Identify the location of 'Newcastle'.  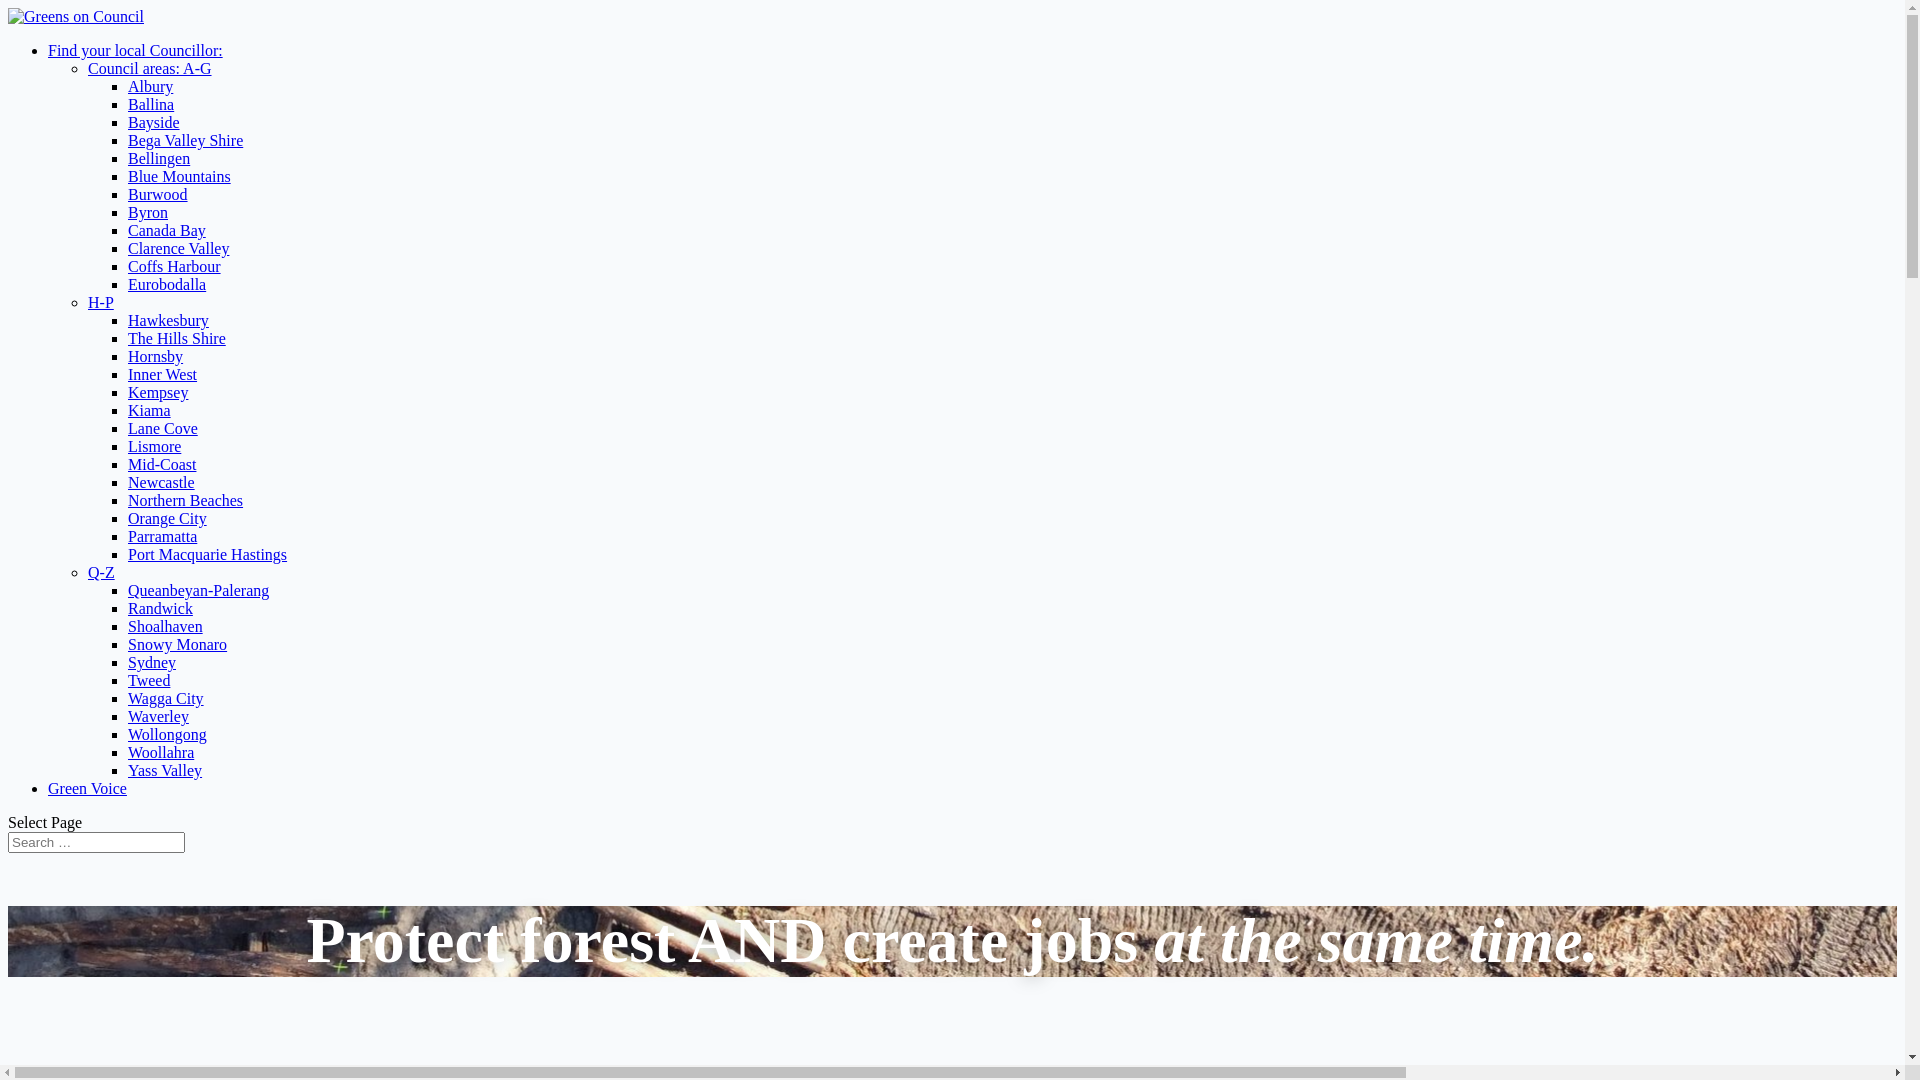
(161, 482).